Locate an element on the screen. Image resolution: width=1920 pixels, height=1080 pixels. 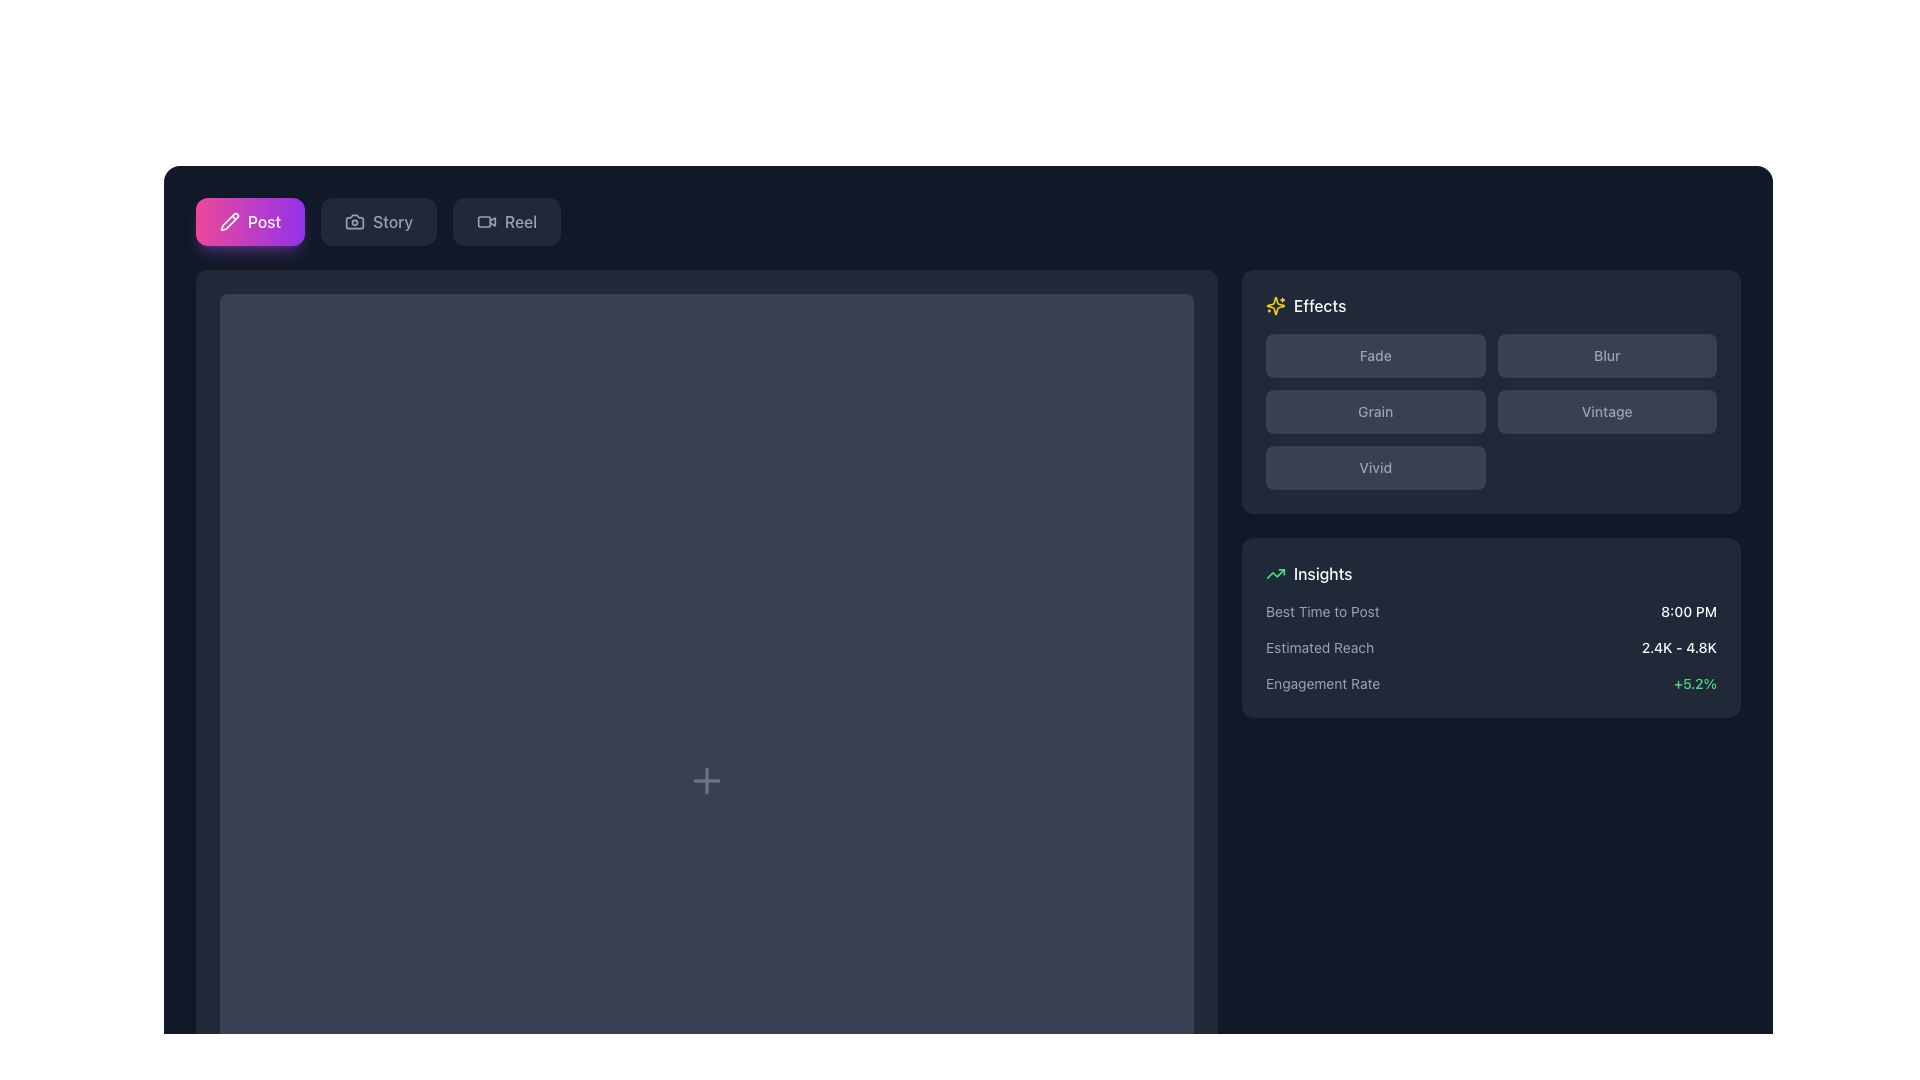
the decorative icon representing the 'Effects' section located at the top of the Effects panel, above the 'Fade' and 'Blur' buttons is located at coordinates (1275, 305).